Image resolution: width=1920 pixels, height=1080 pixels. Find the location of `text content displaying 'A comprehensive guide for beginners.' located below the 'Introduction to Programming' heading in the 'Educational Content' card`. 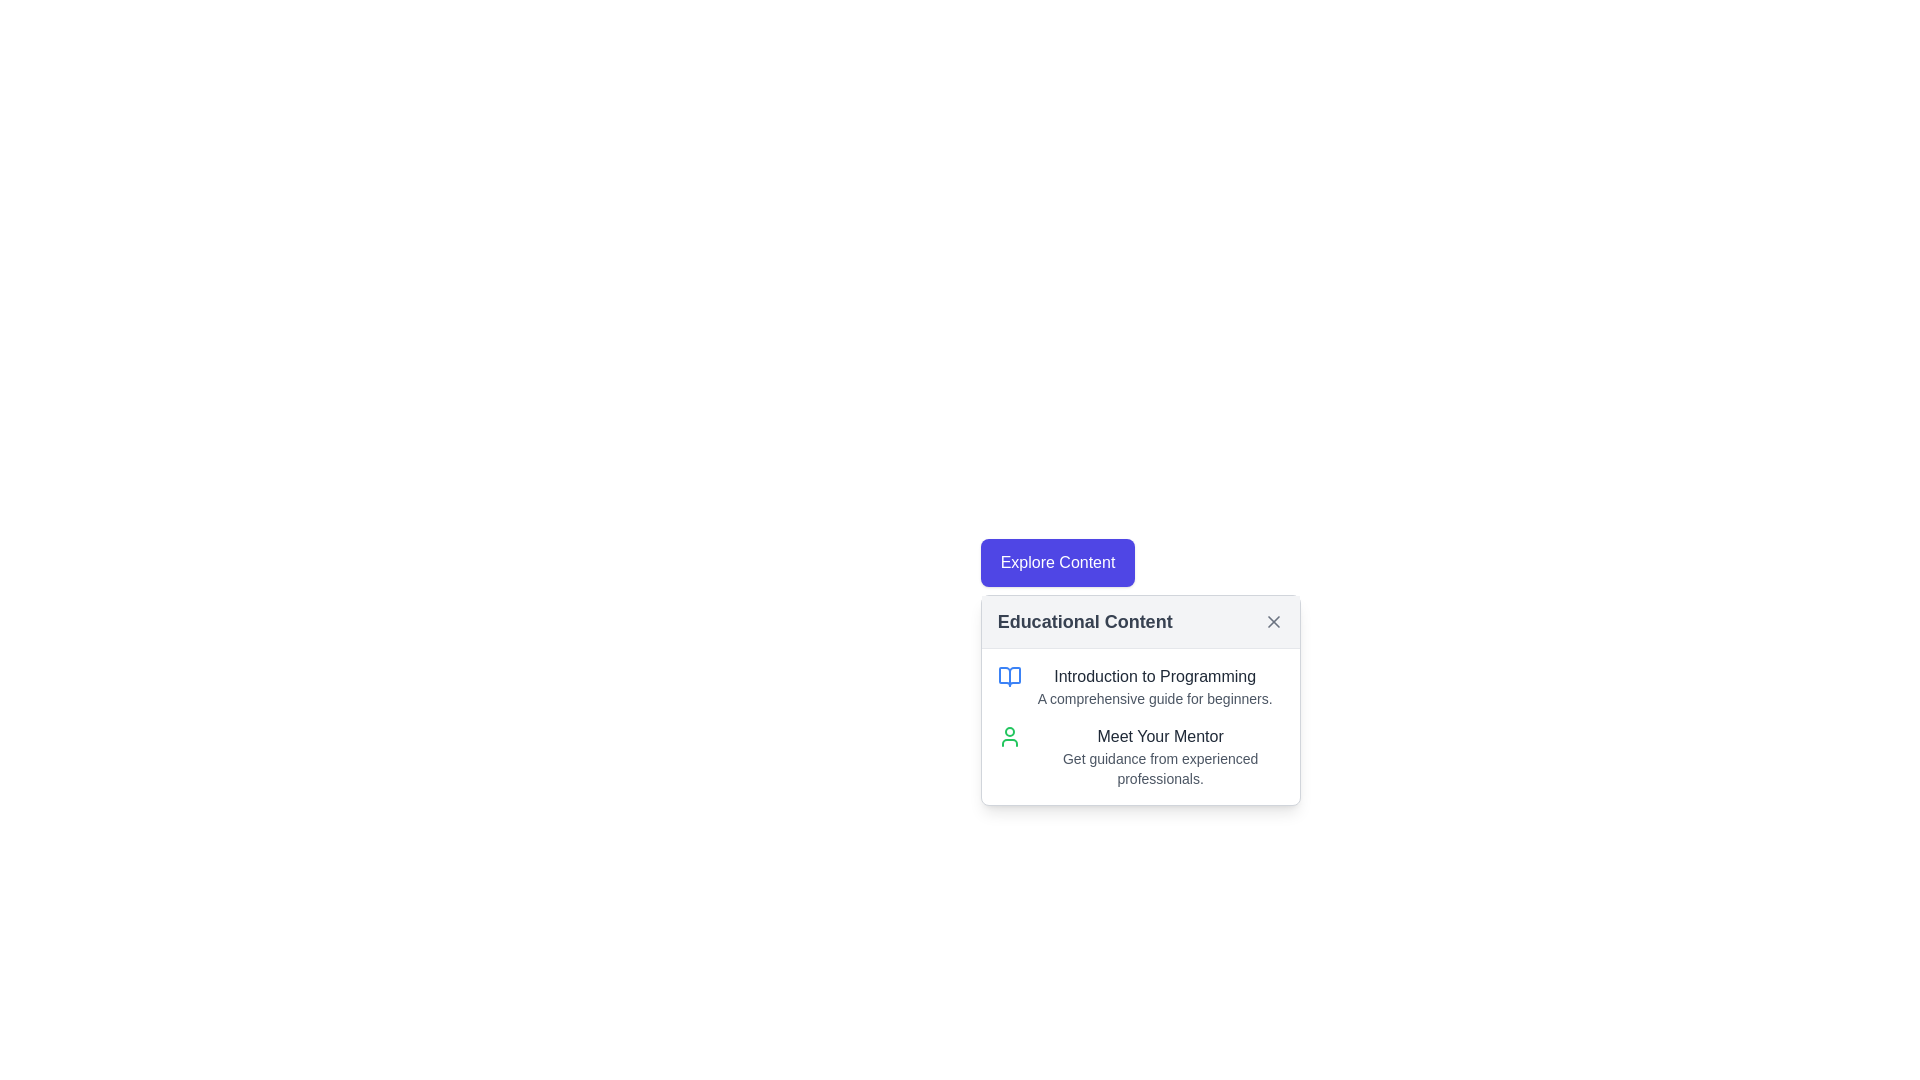

text content displaying 'A comprehensive guide for beginners.' located below the 'Introduction to Programming' heading in the 'Educational Content' card is located at coordinates (1155, 697).